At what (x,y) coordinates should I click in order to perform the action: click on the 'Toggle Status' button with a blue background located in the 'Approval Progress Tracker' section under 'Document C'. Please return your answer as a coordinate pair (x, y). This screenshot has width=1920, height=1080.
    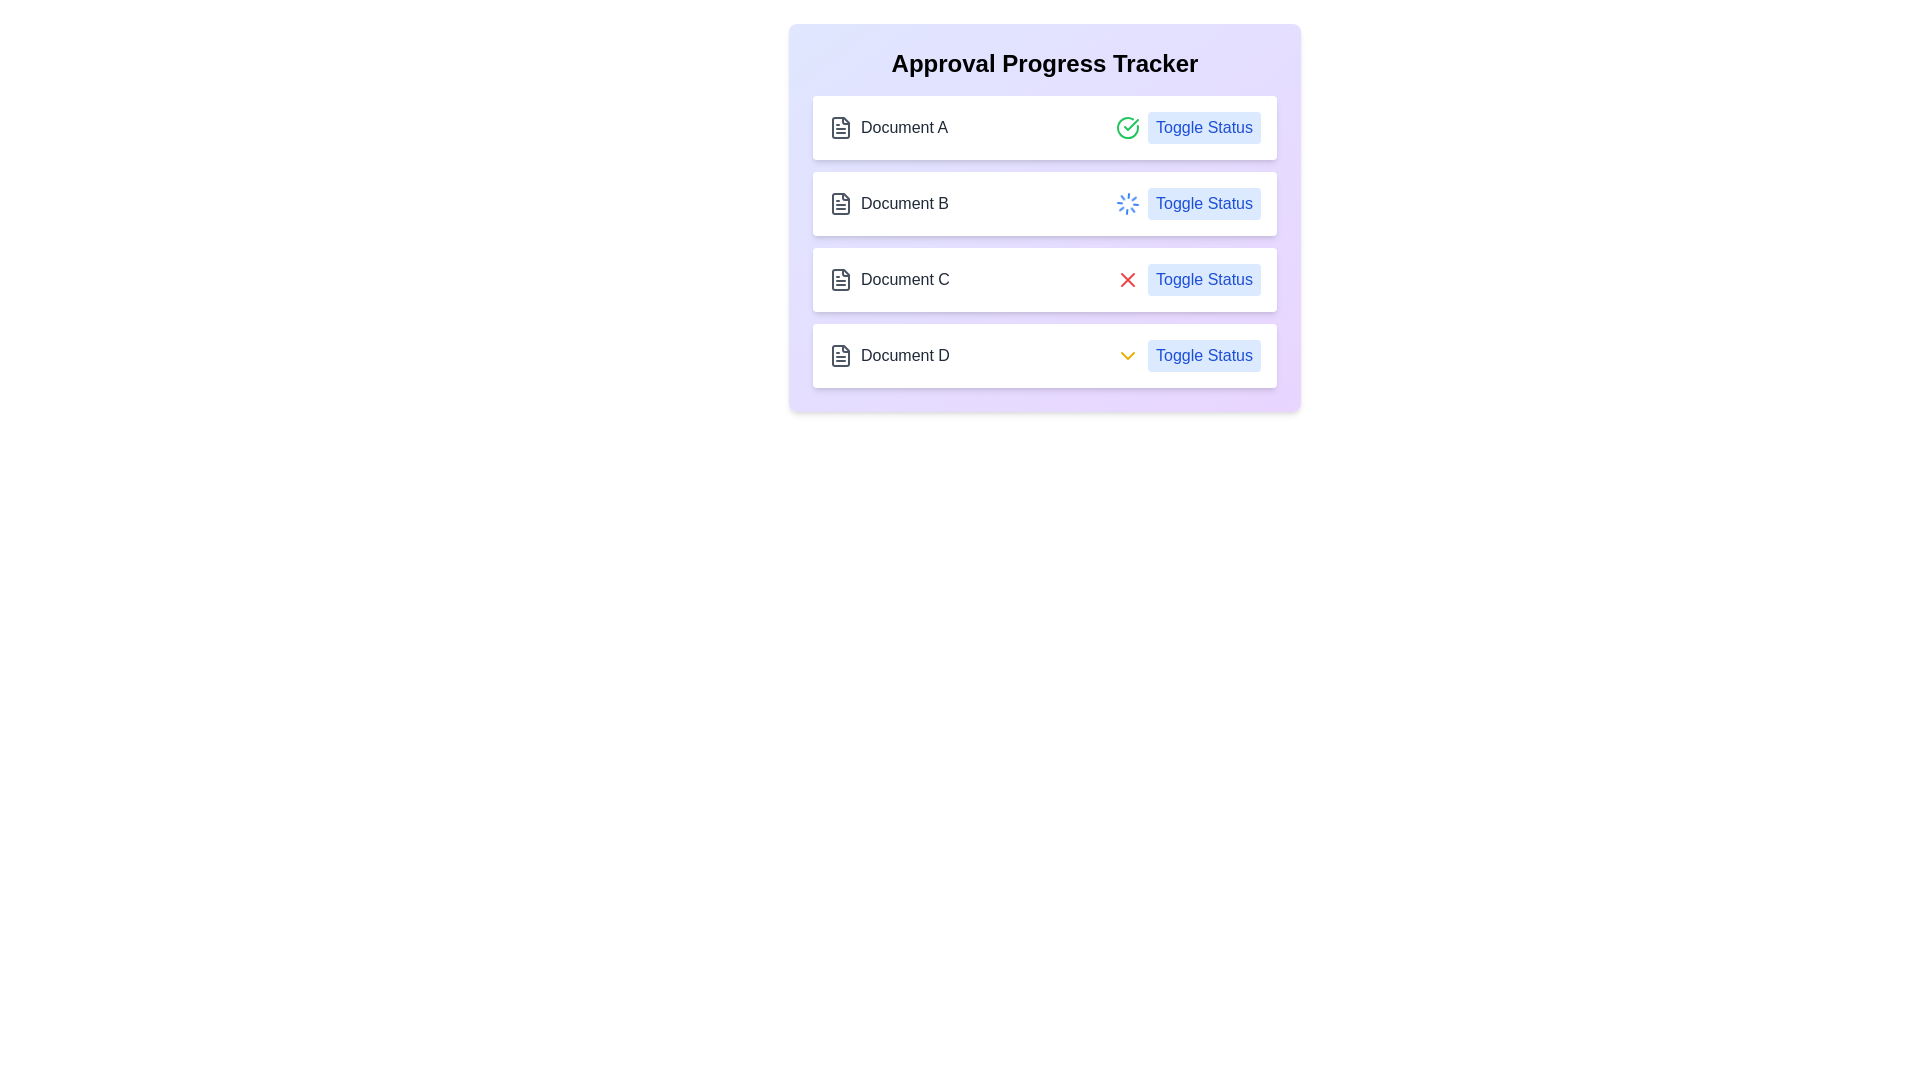
    Looking at the image, I should click on (1188, 280).